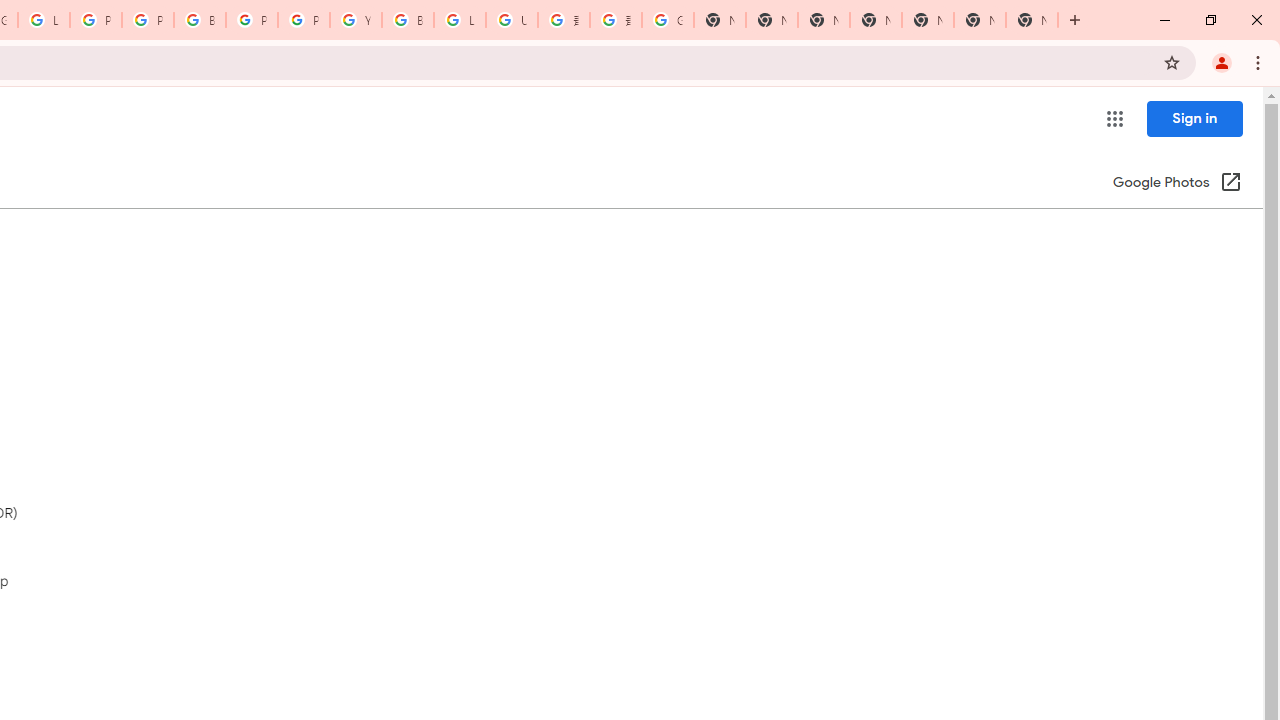  Describe the element at coordinates (668, 20) in the screenshot. I see `'Google Images'` at that location.